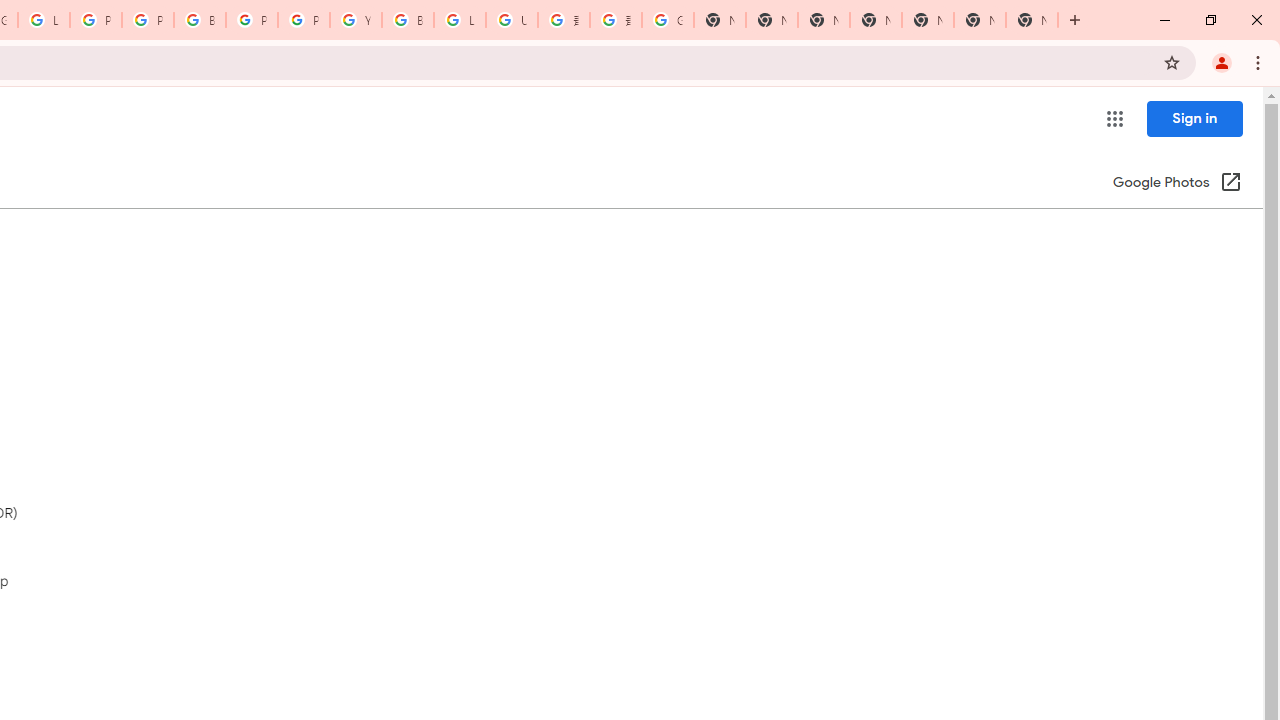  Describe the element at coordinates (668, 20) in the screenshot. I see `'Google Images'` at that location.